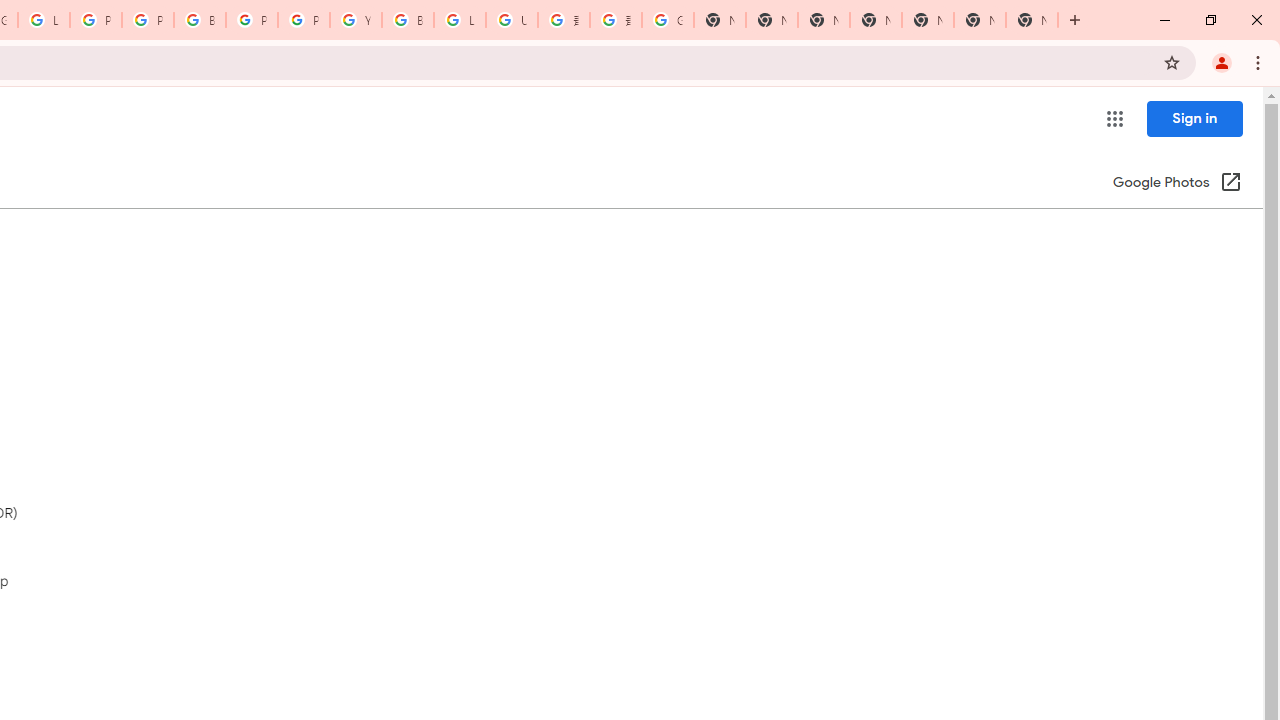  Describe the element at coordinates (668, 20) in the screenshot. I see `'Google Images'` at that location.